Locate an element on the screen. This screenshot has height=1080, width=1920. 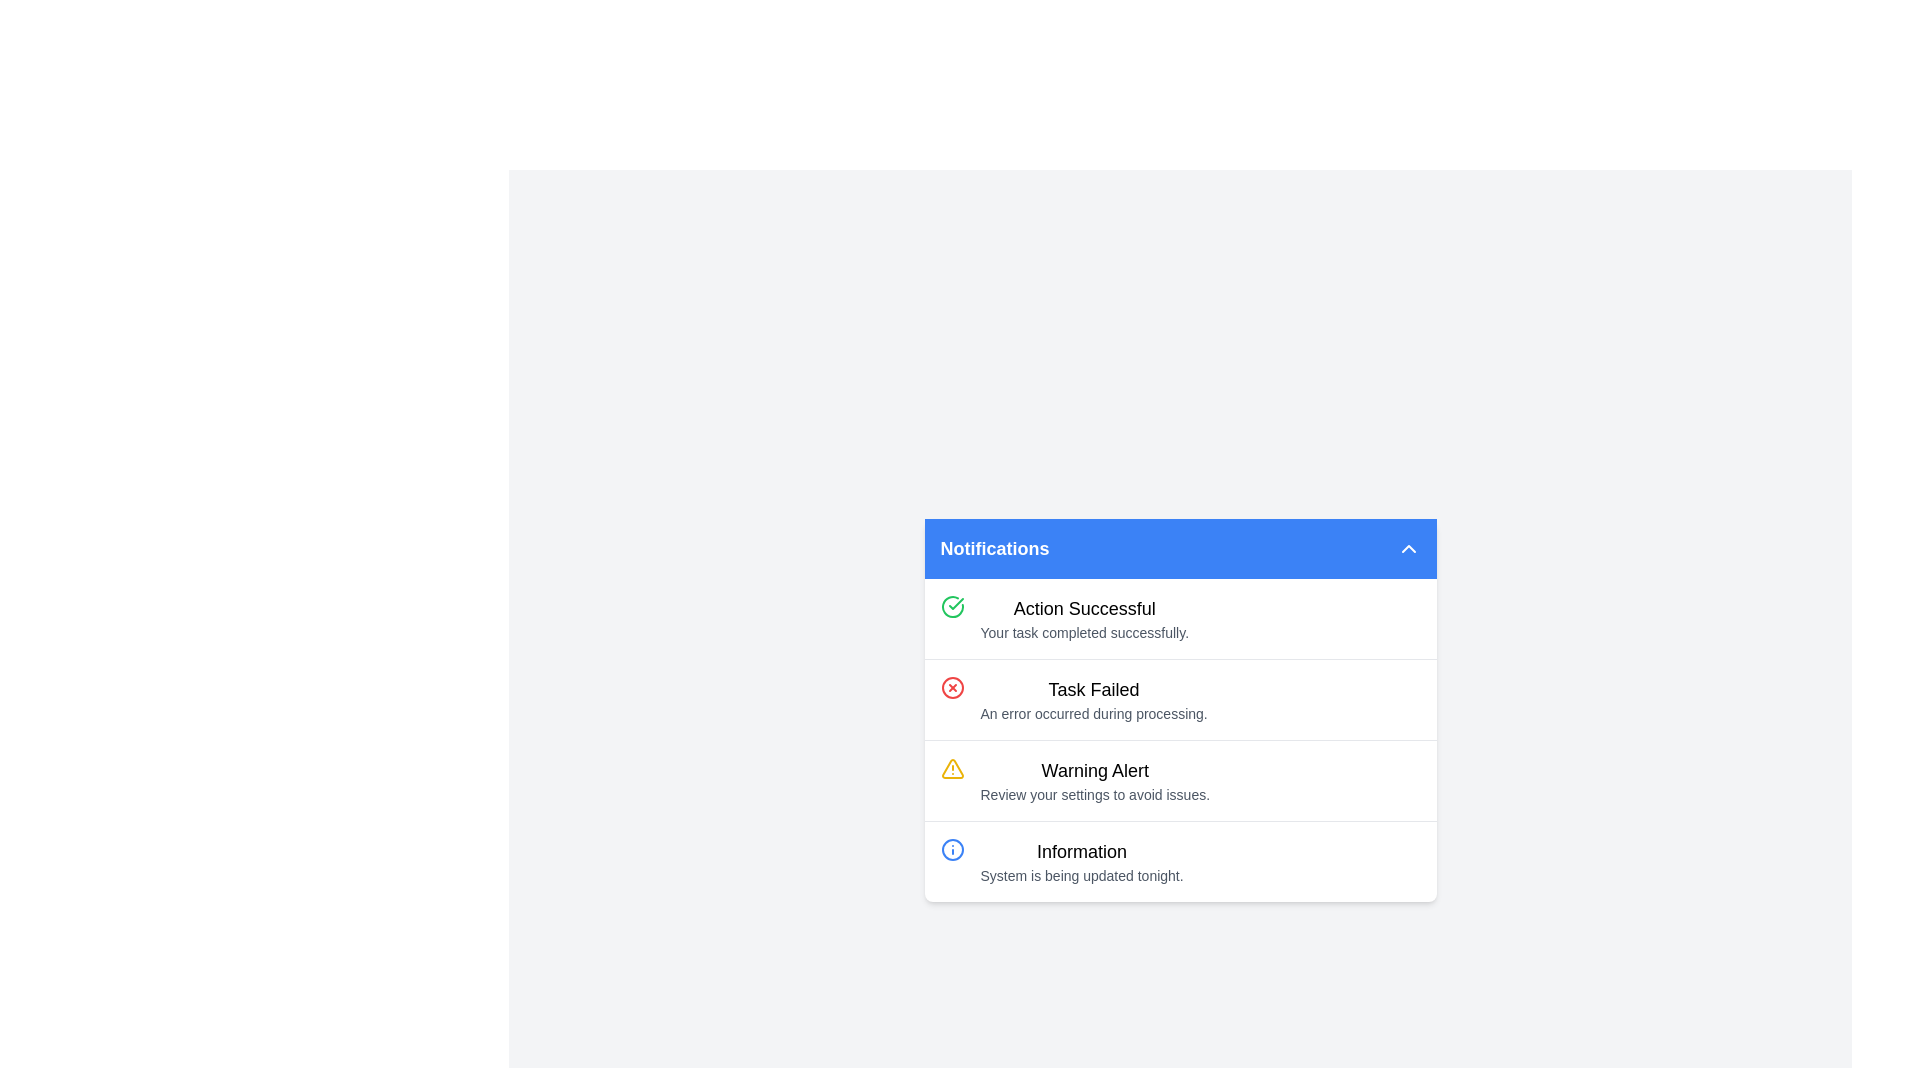
notification message labeled 'Action Successful' with the subtext 'Your task completed successfully.' located under the blue header 'Notifications.' is located at coordinates (1083, 617).